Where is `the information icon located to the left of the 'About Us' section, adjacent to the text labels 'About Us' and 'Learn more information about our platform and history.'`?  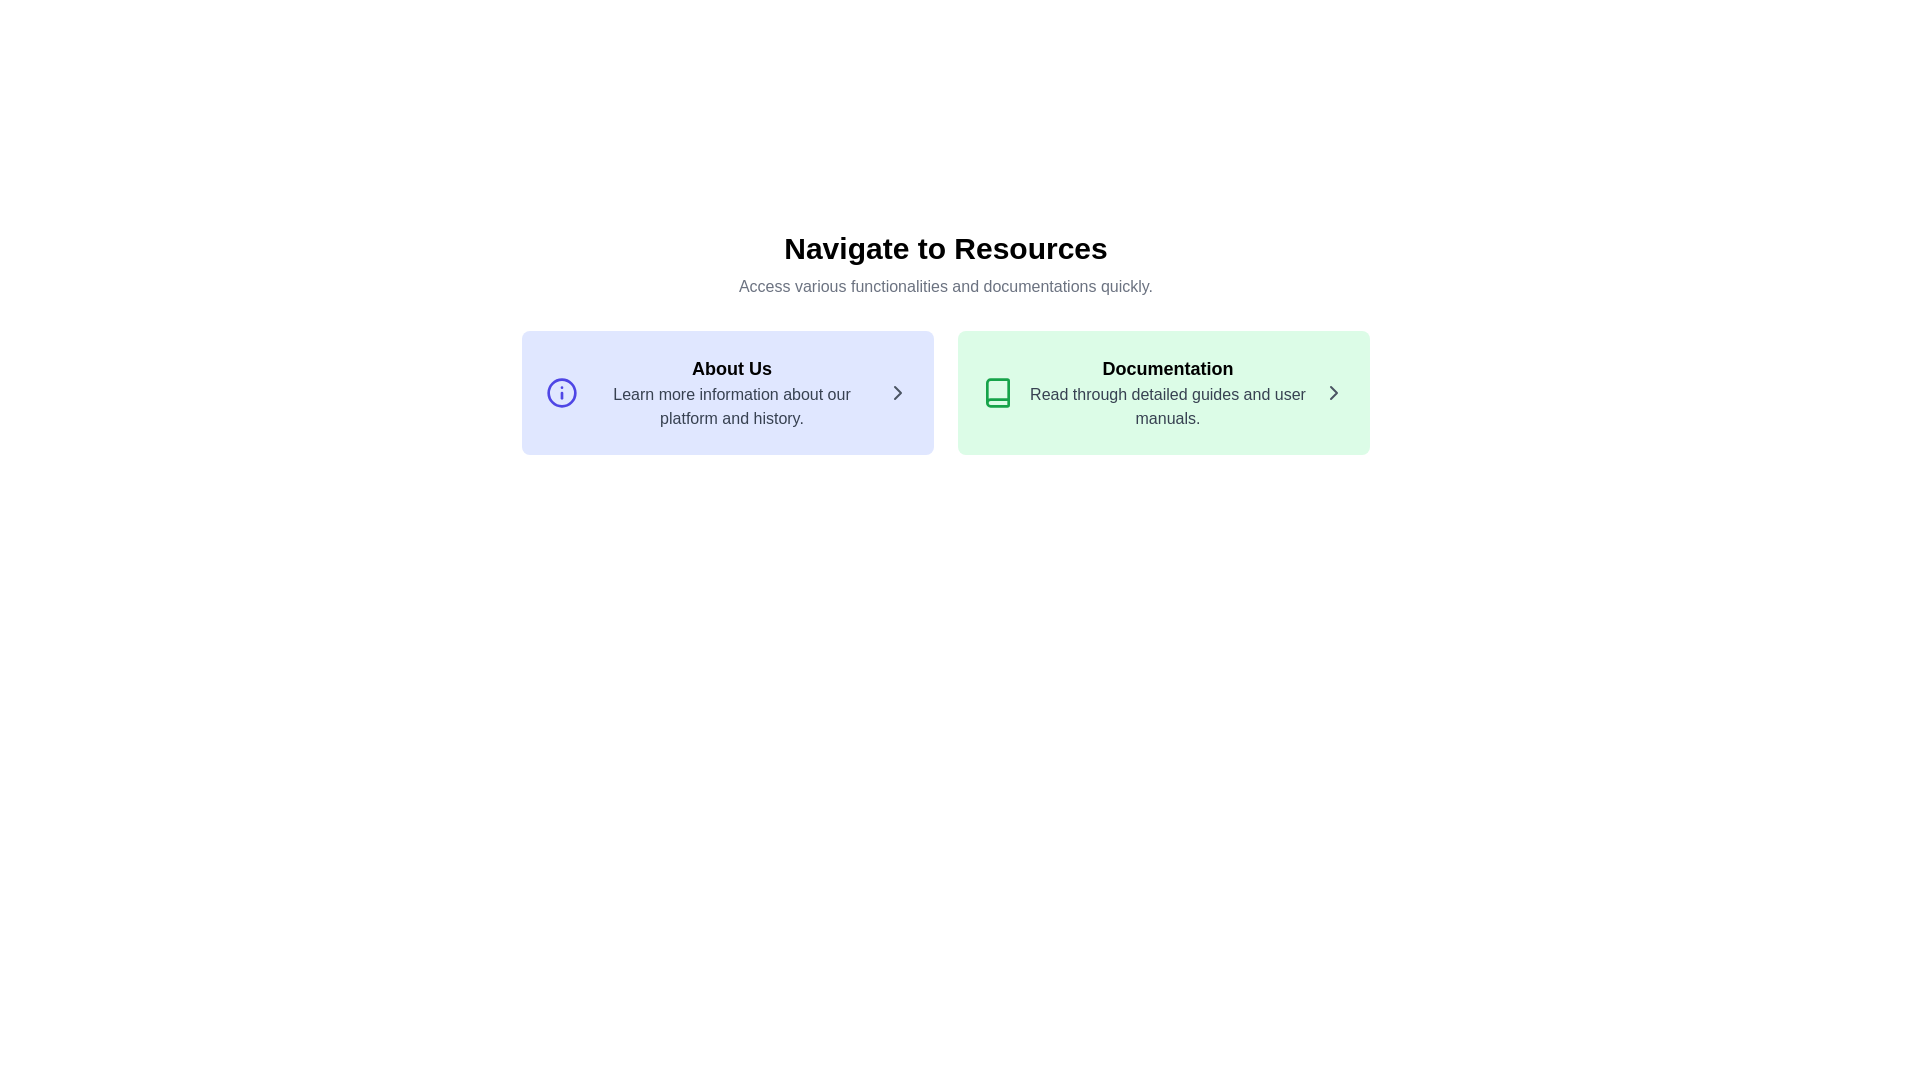
the information icon located to the left of the 'About Us' section, adjacent to the text labels 'About Us' and 'Learn more information about our platform and history.' is located at coordinates (560, 393).